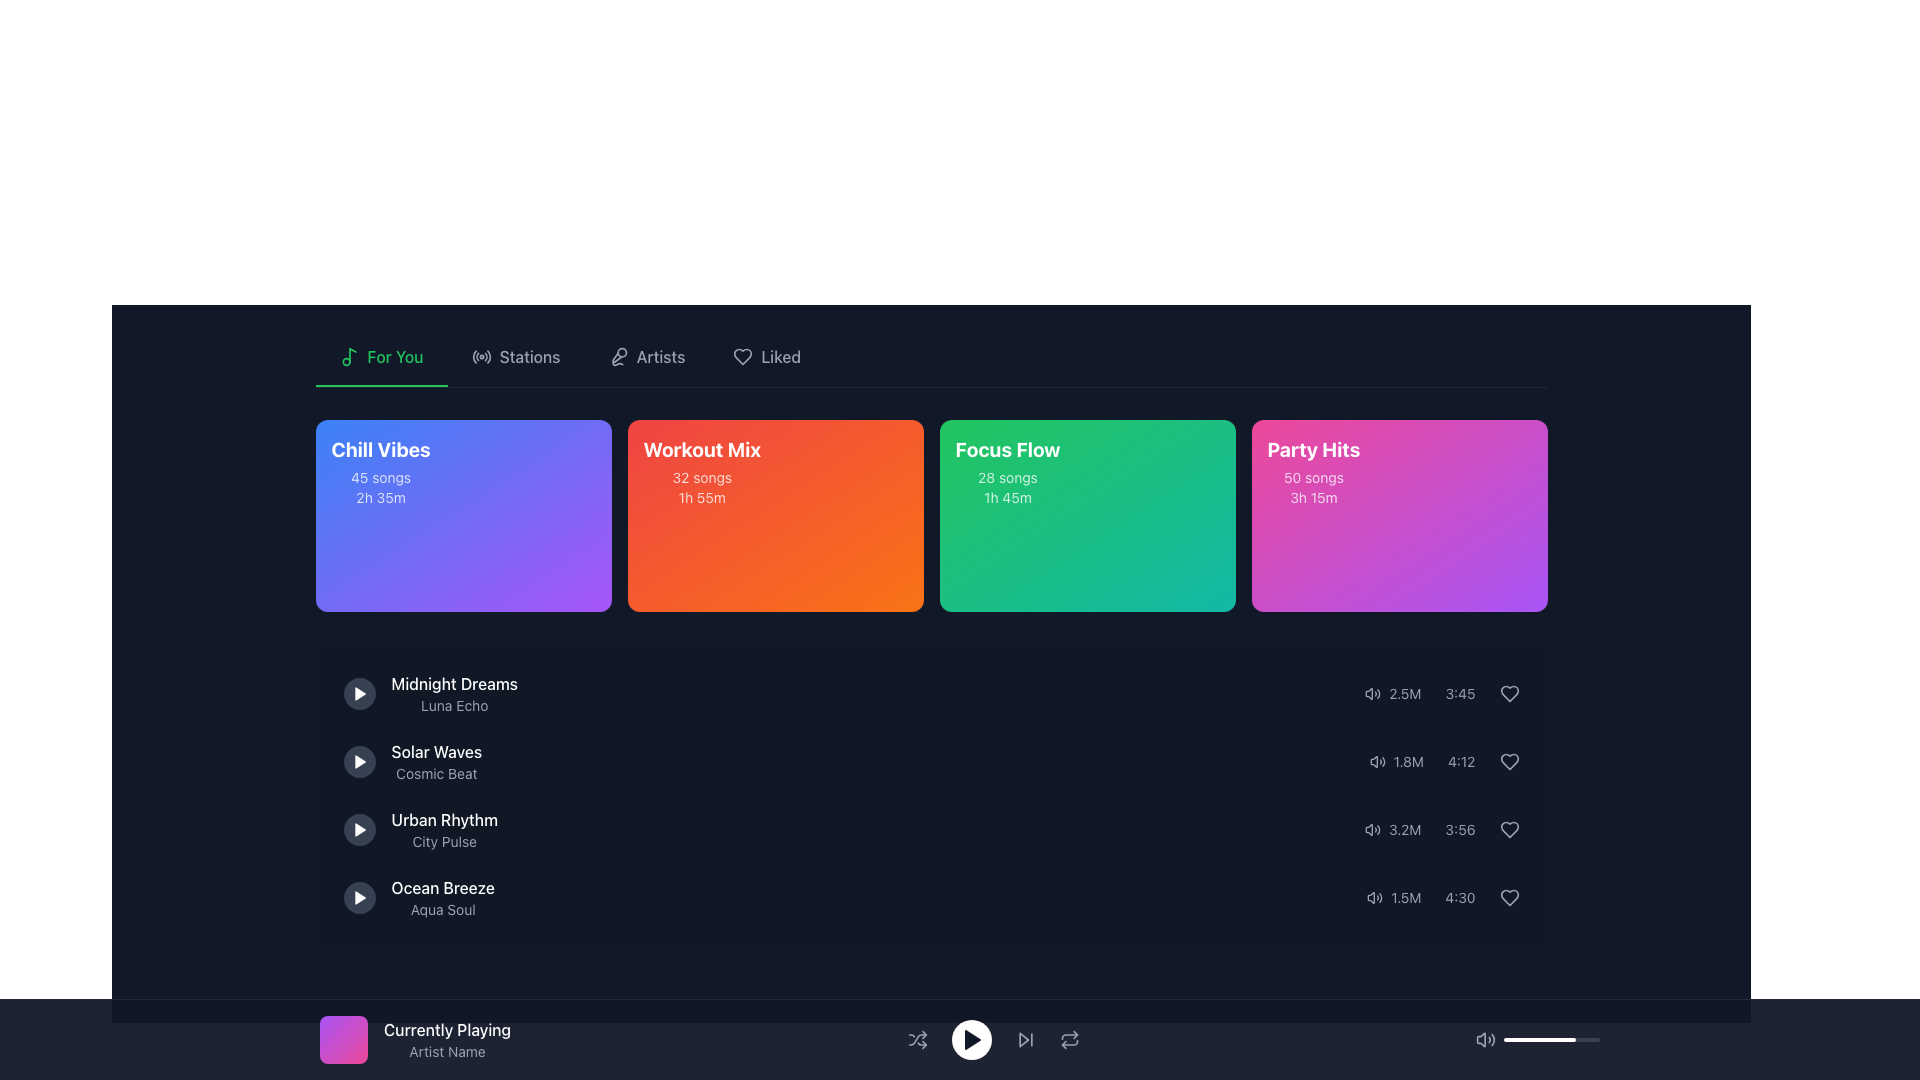 The width and height of the screenshot is (1920, 1080). I want to click on the artist name text display located below the 'Currently Playing' text in the bottom bar of the interface, so click(446, 1051).